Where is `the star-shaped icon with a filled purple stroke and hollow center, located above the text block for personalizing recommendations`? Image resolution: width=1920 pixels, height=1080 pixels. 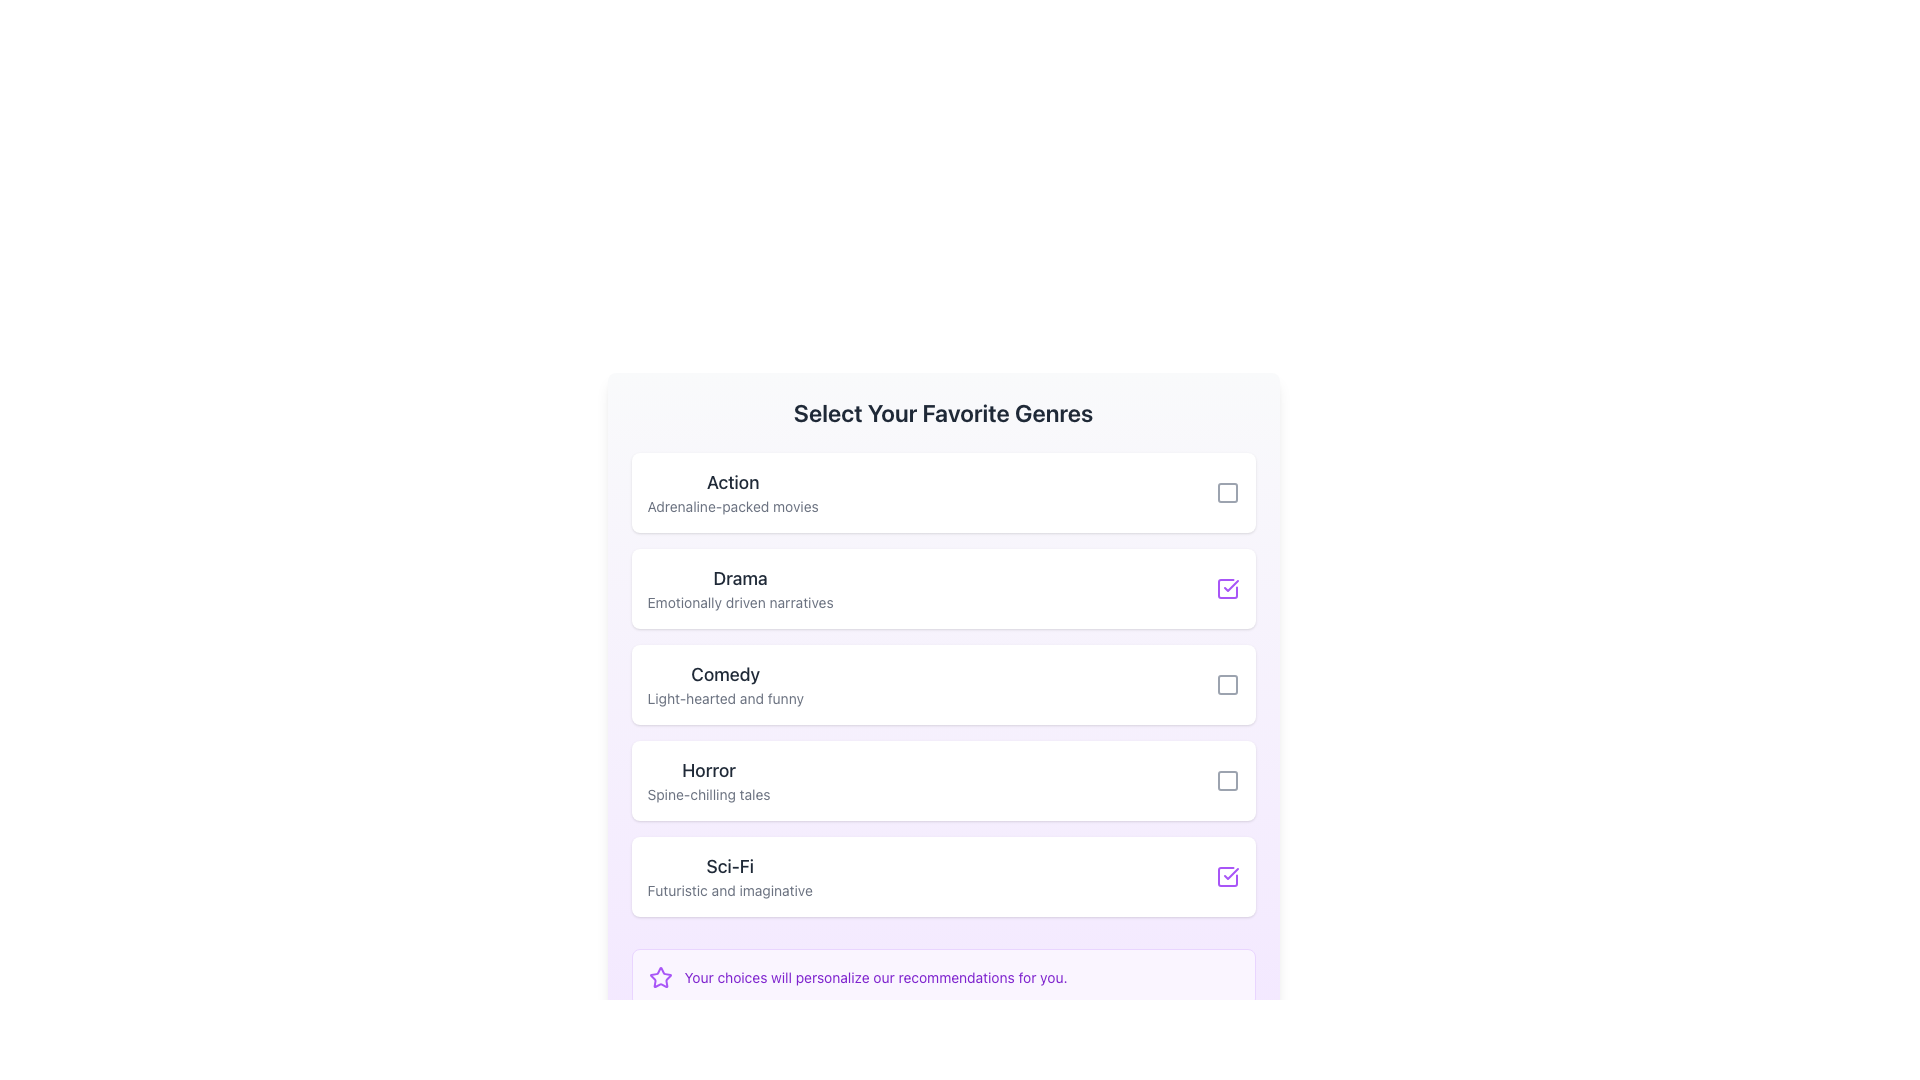 the star-shaped icon with a filled purple stroke and hollow center, located above the text block for personalizing recommendations is located at coordinates (660, 976).